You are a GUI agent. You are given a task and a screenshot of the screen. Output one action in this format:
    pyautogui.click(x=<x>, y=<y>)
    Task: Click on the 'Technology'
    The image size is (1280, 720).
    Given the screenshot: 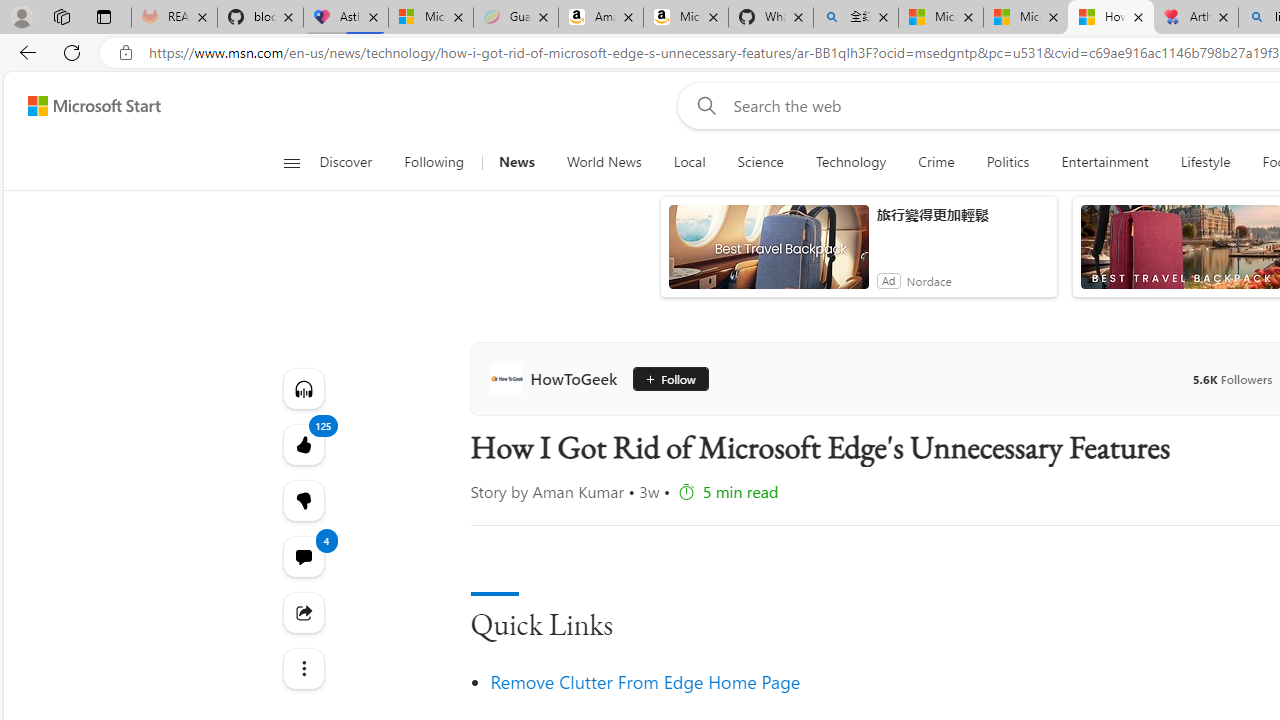 What is the action you would take?
    pyautogui.click(x=850, y=162)
    